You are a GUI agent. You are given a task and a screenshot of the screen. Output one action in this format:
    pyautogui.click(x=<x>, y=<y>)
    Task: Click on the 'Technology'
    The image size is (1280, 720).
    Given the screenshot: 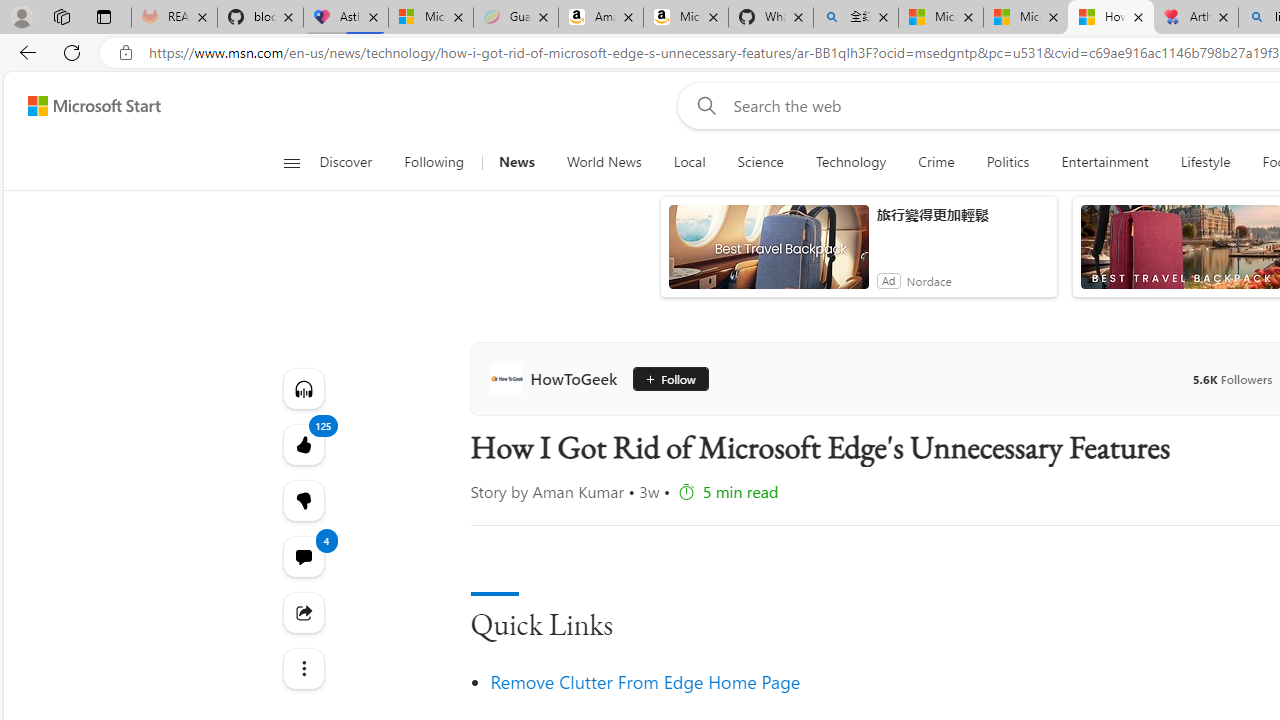 What is the action you would take?
    pyautogui.click(x=850, y=162)
    